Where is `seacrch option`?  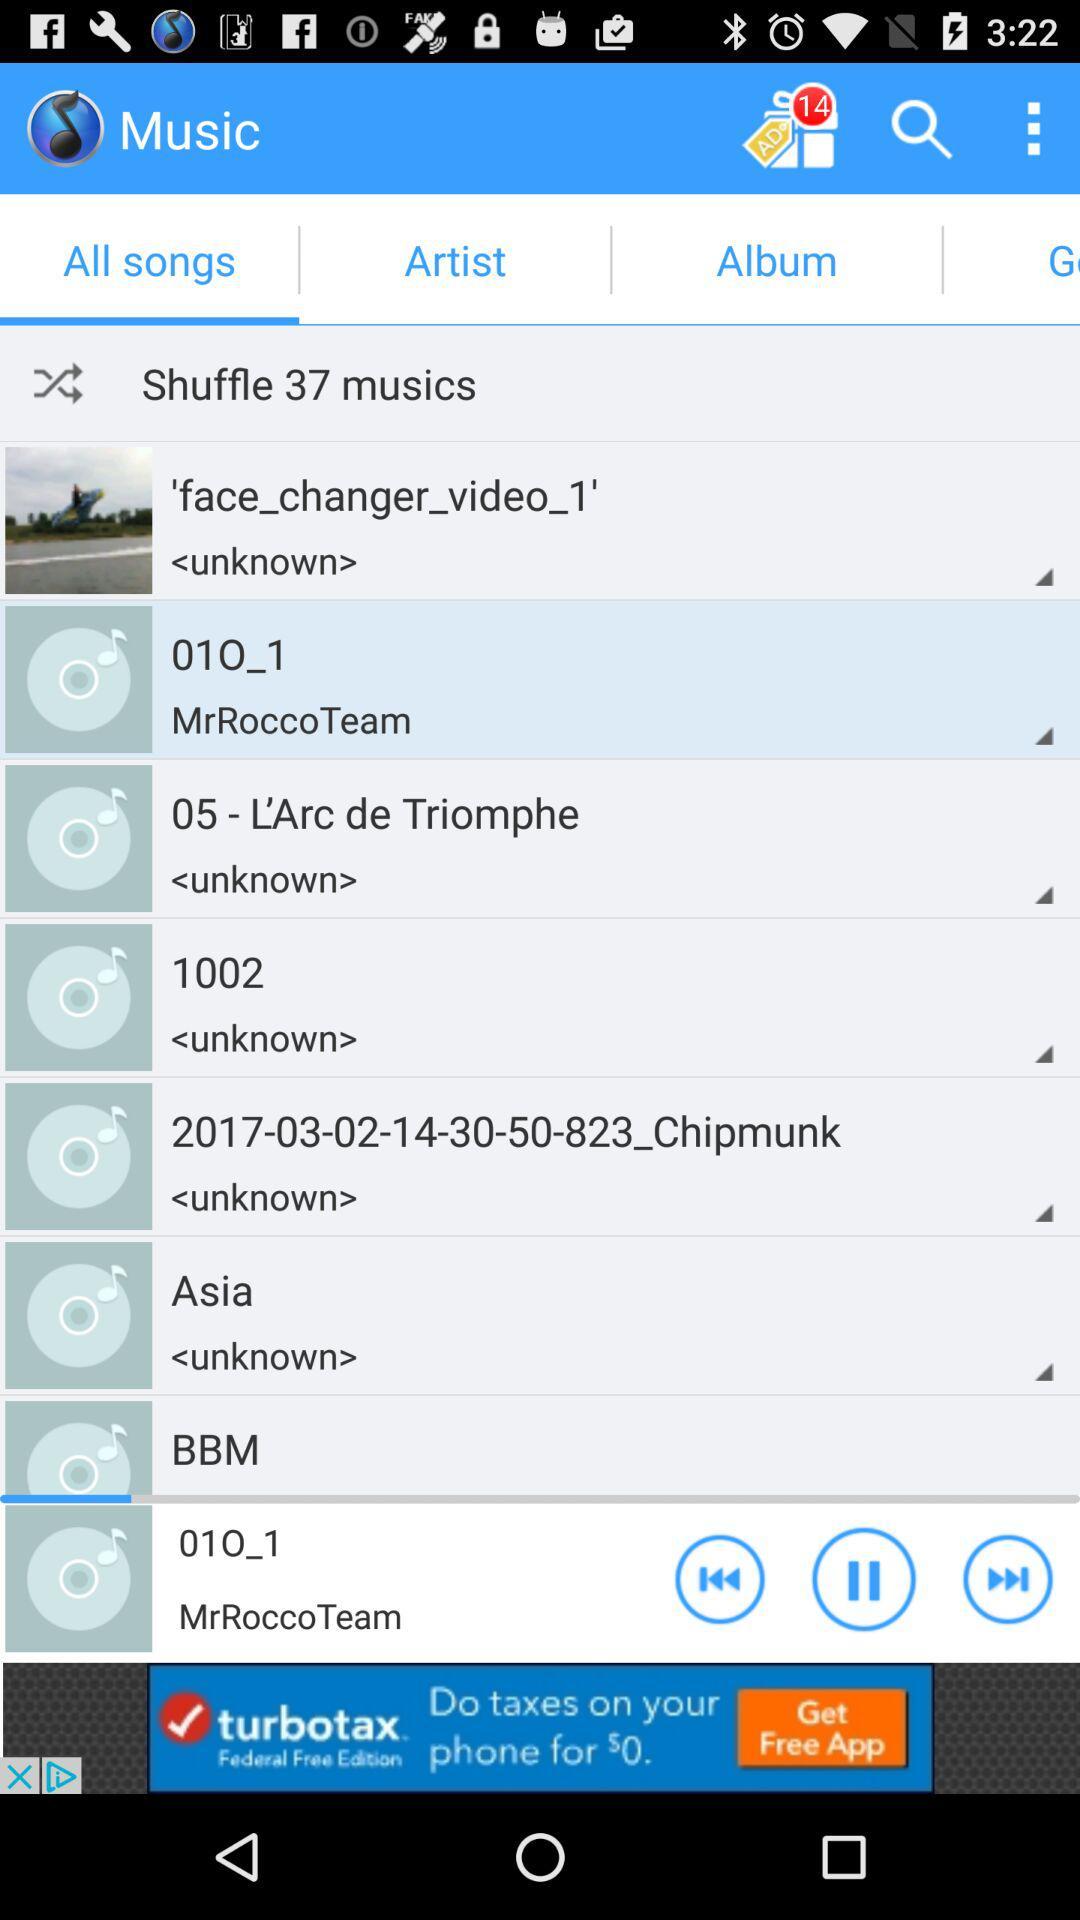
seacrch option is located at coordinates (922, 127).